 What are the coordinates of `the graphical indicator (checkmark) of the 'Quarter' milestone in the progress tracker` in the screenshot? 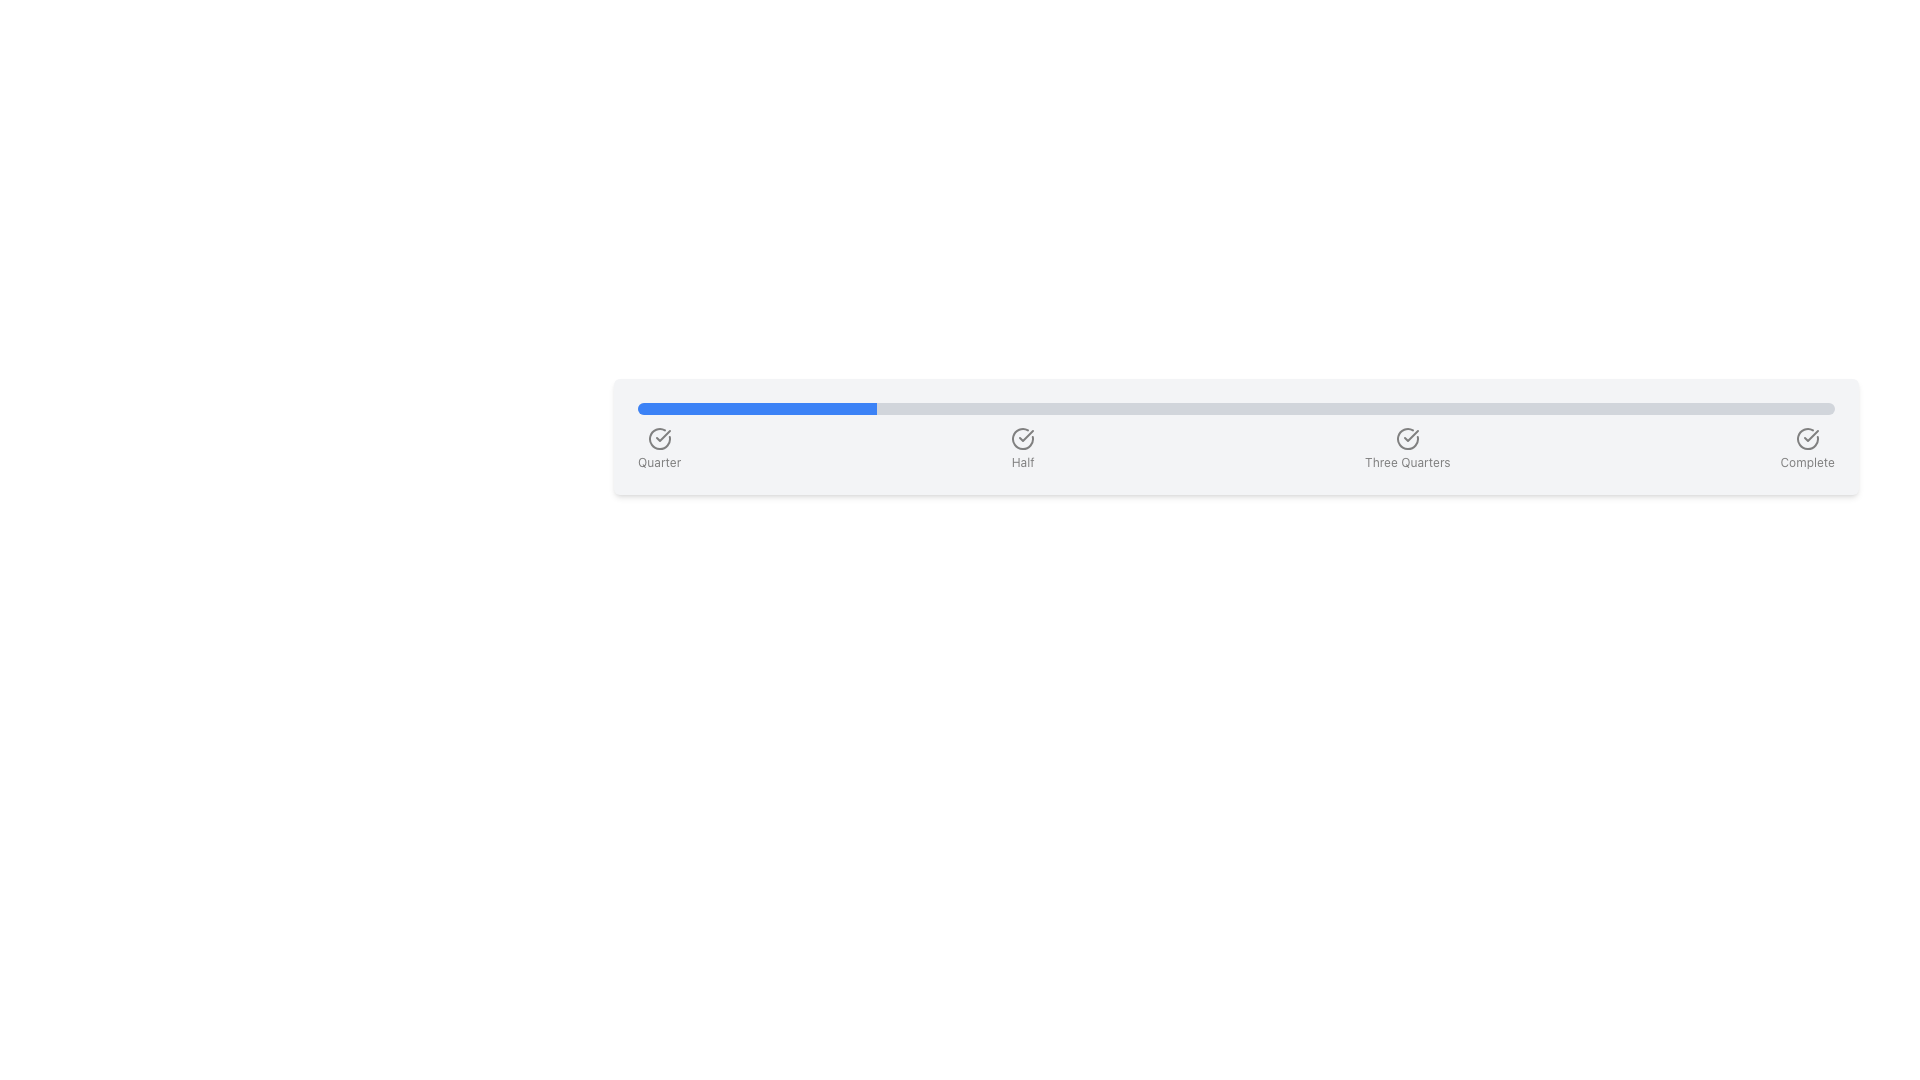 It's located at (659, 447).